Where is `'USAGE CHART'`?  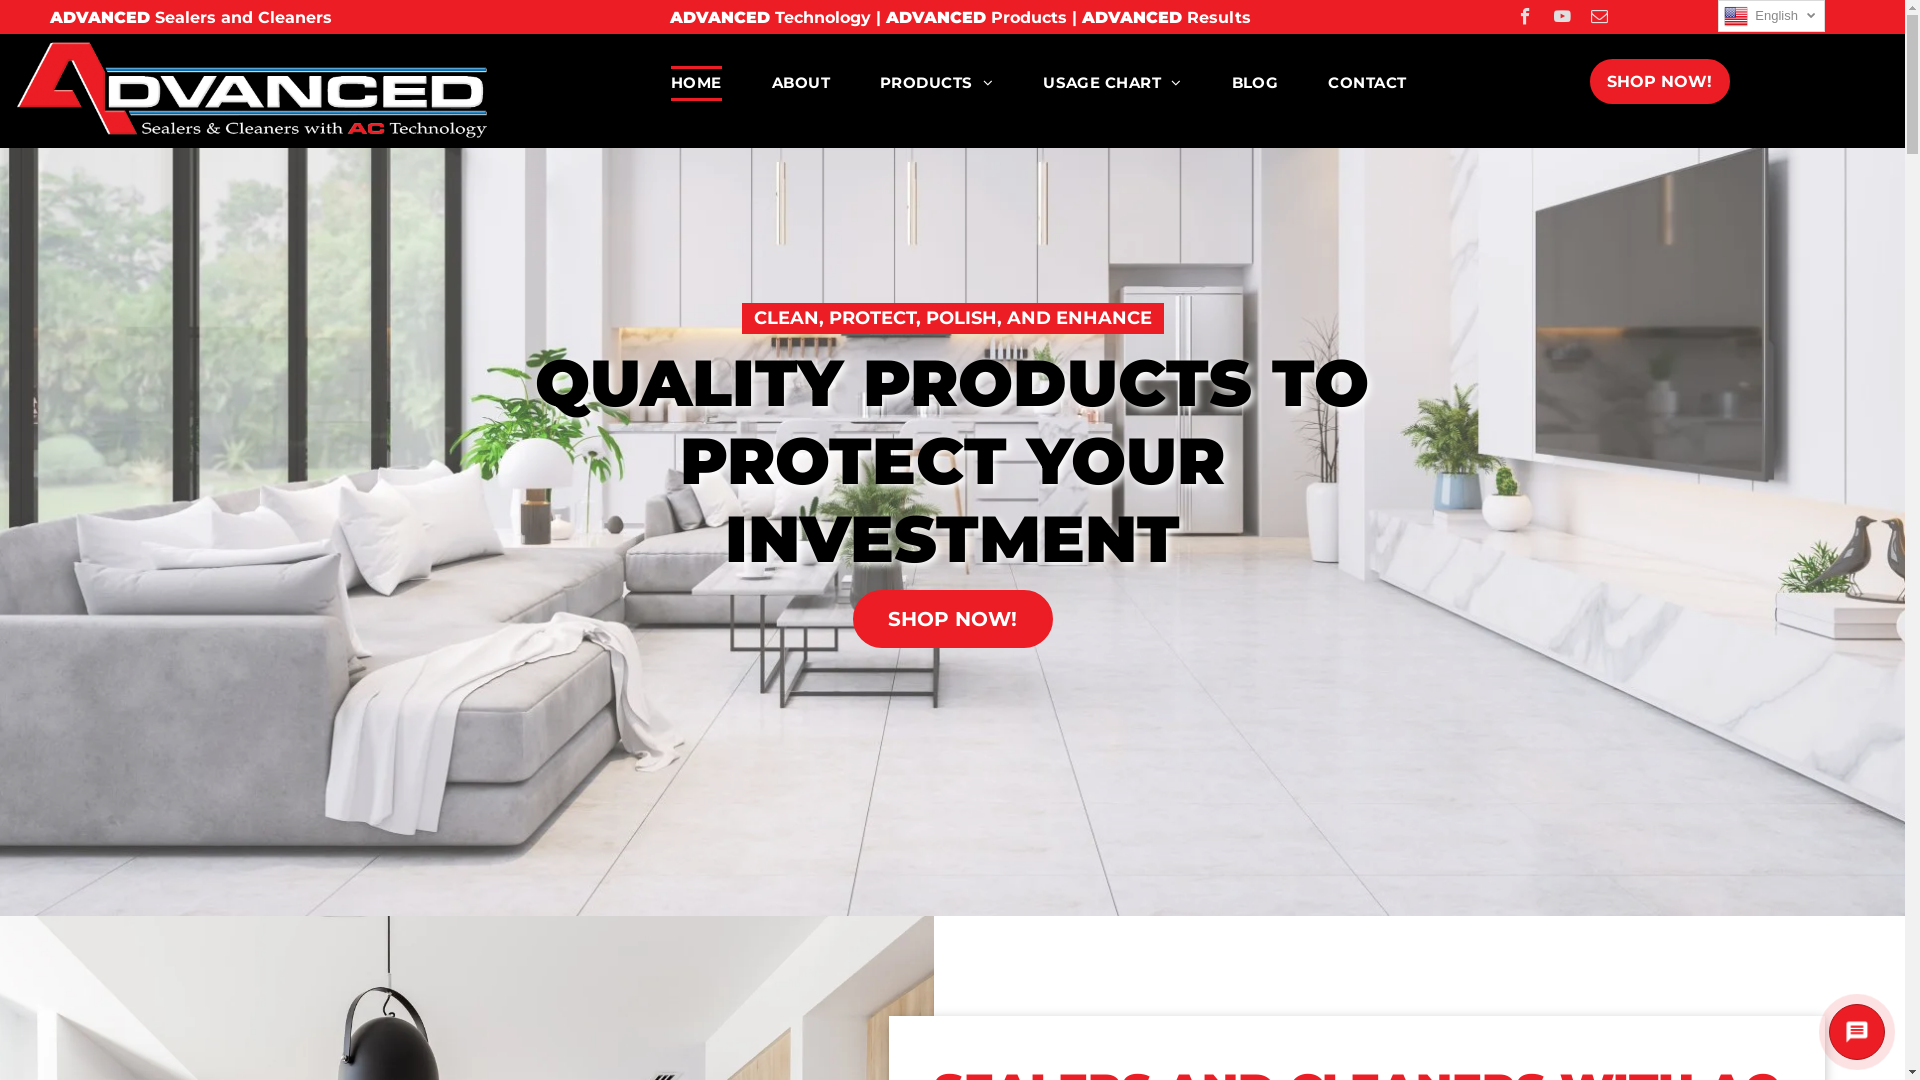 'USAGE CHART' is located at coordinates (1017, 82).